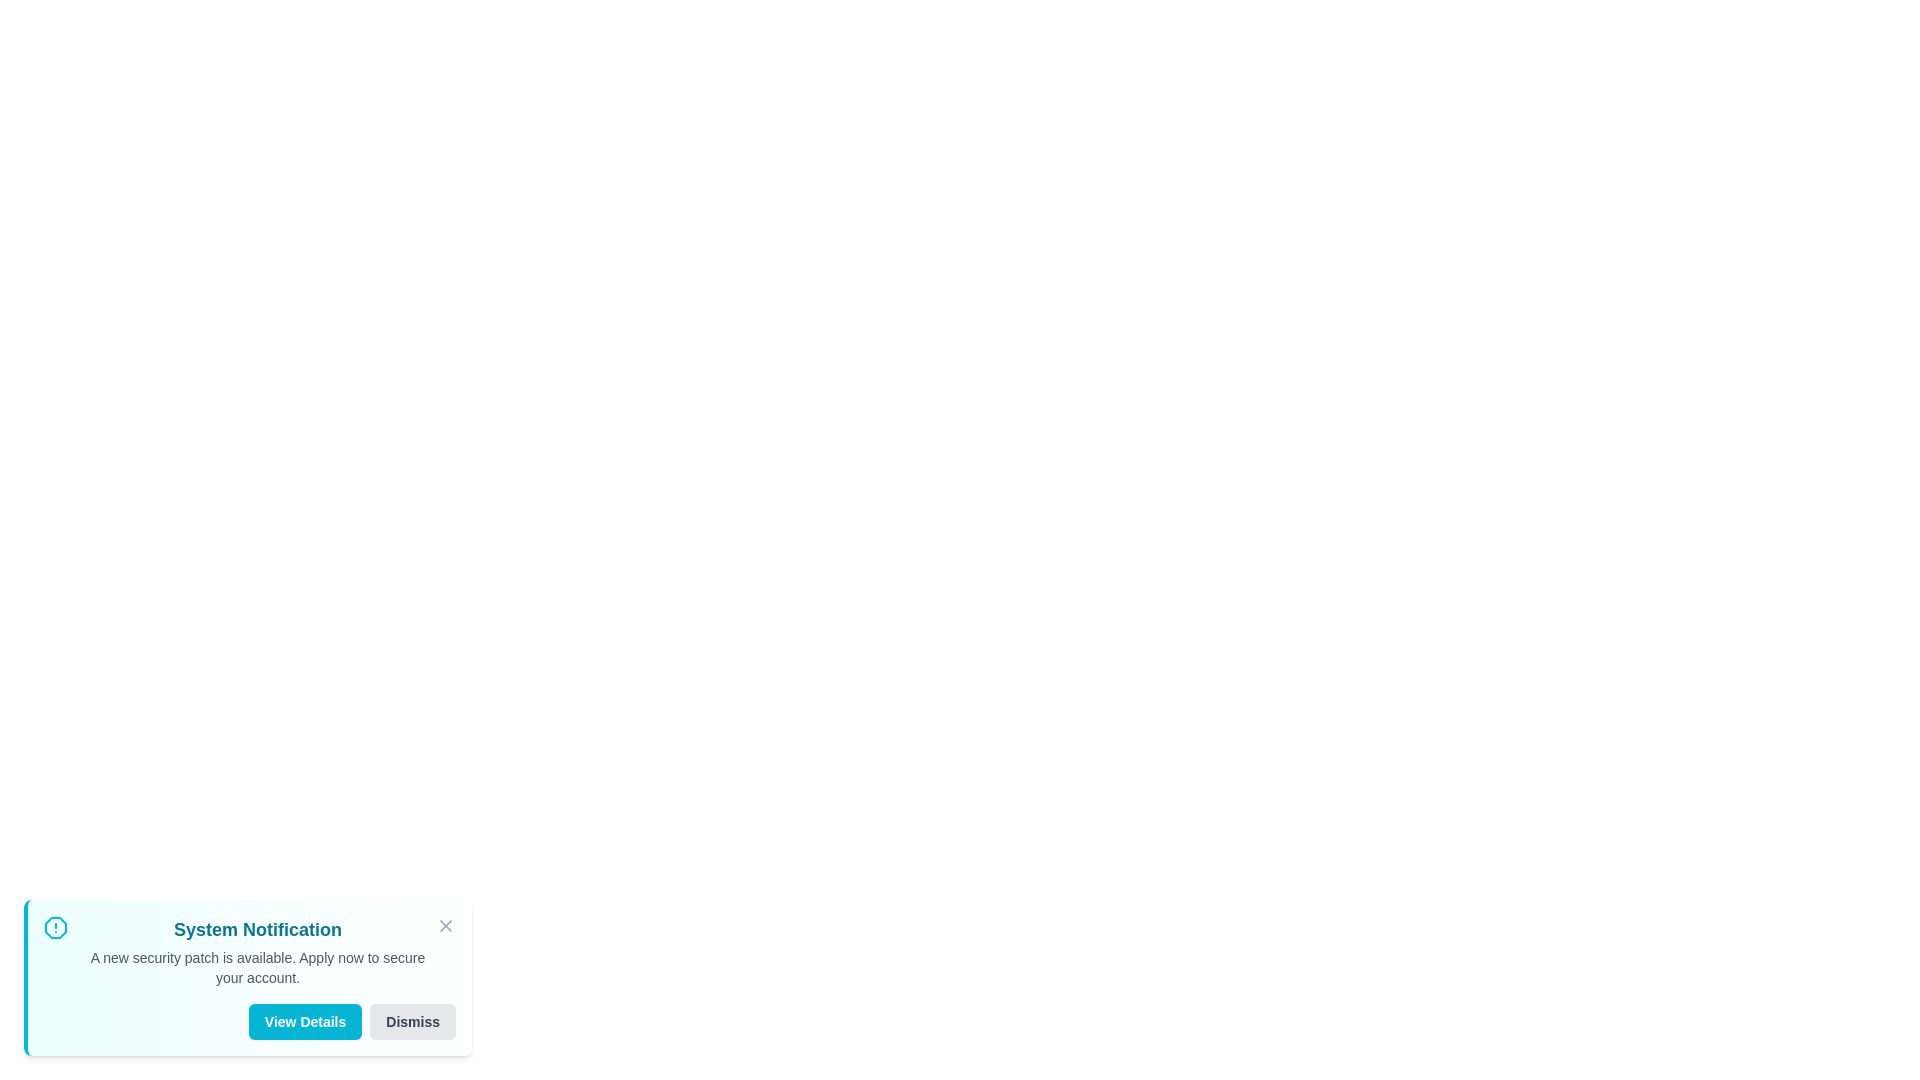 This screenshot has height=1080, width=1920. I want to click on the 'View Details' button, so click(304, 1022).